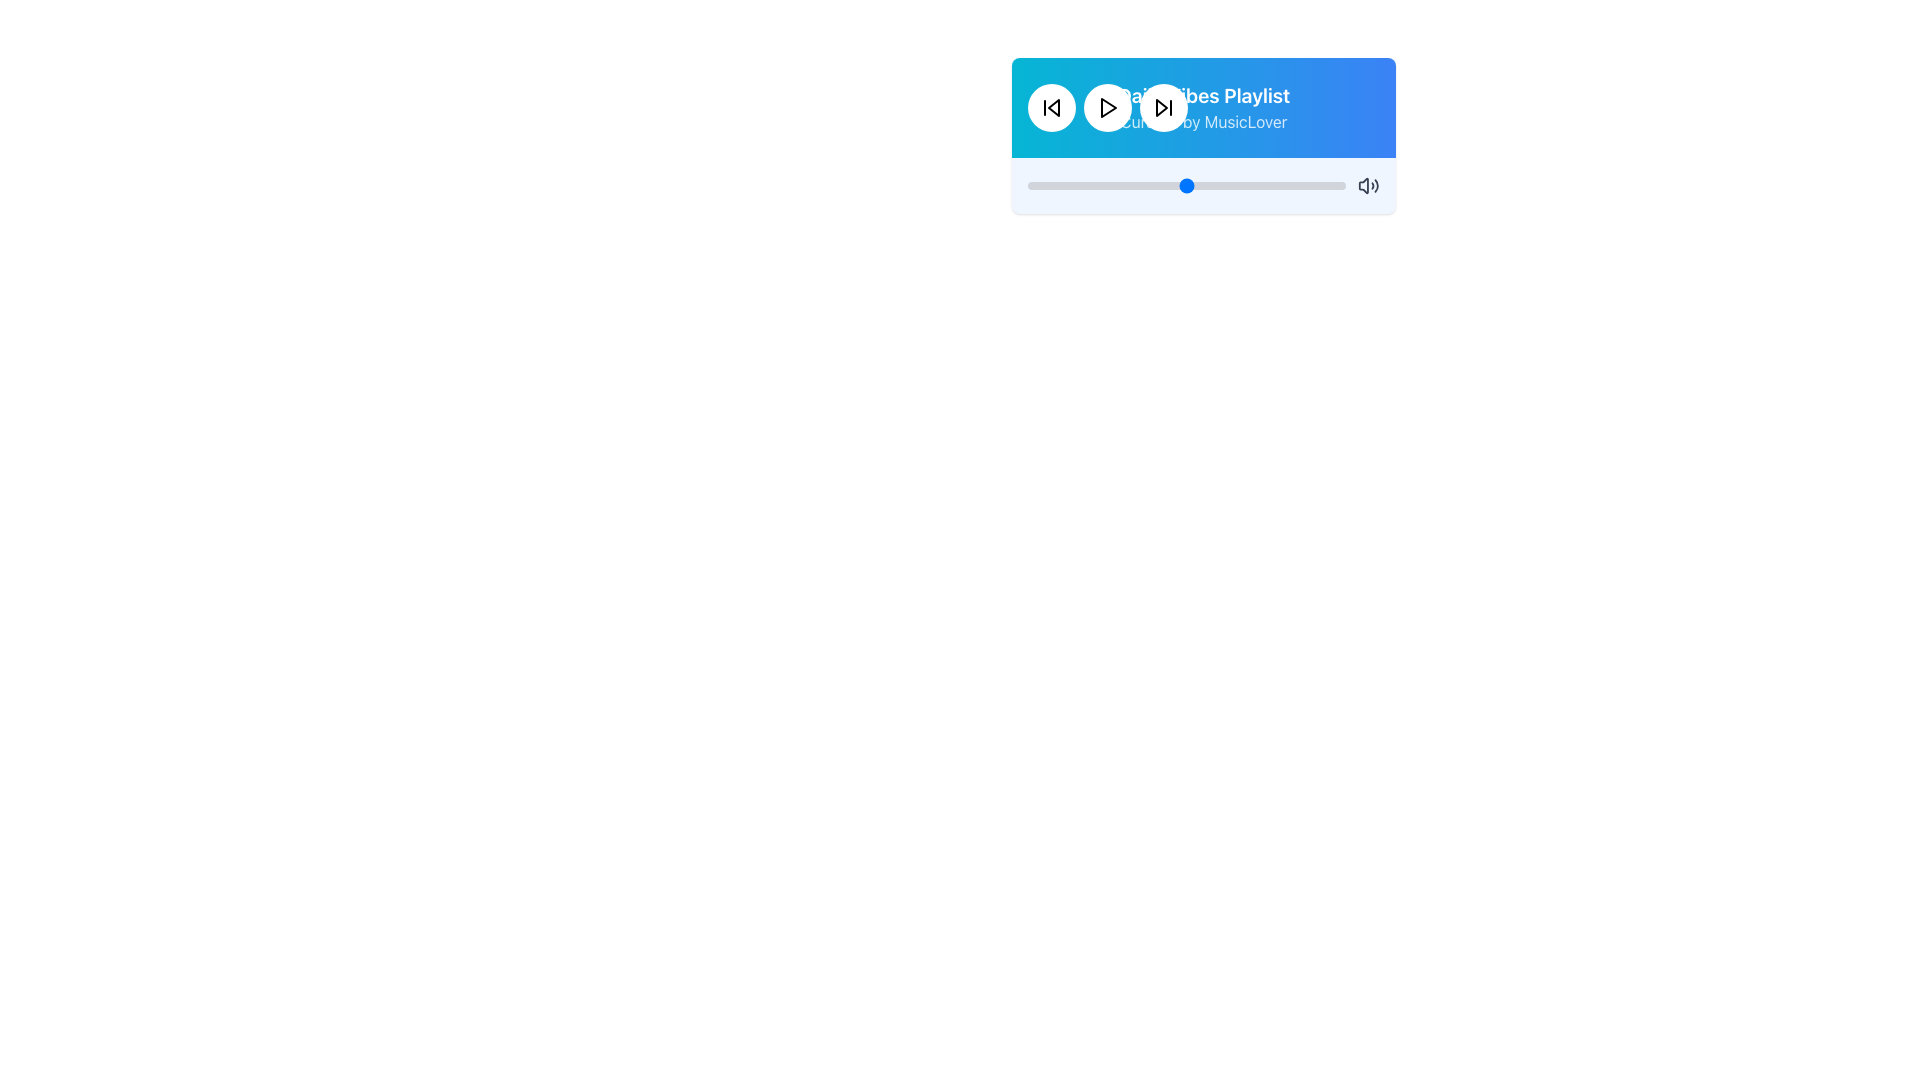 This screenshot has height=1080, width=1920. I want to click on the 'Next' or 'Skip Forward' icon, which is the third control icon in the row, located in the center top of the player interface, so click(1163, 108).